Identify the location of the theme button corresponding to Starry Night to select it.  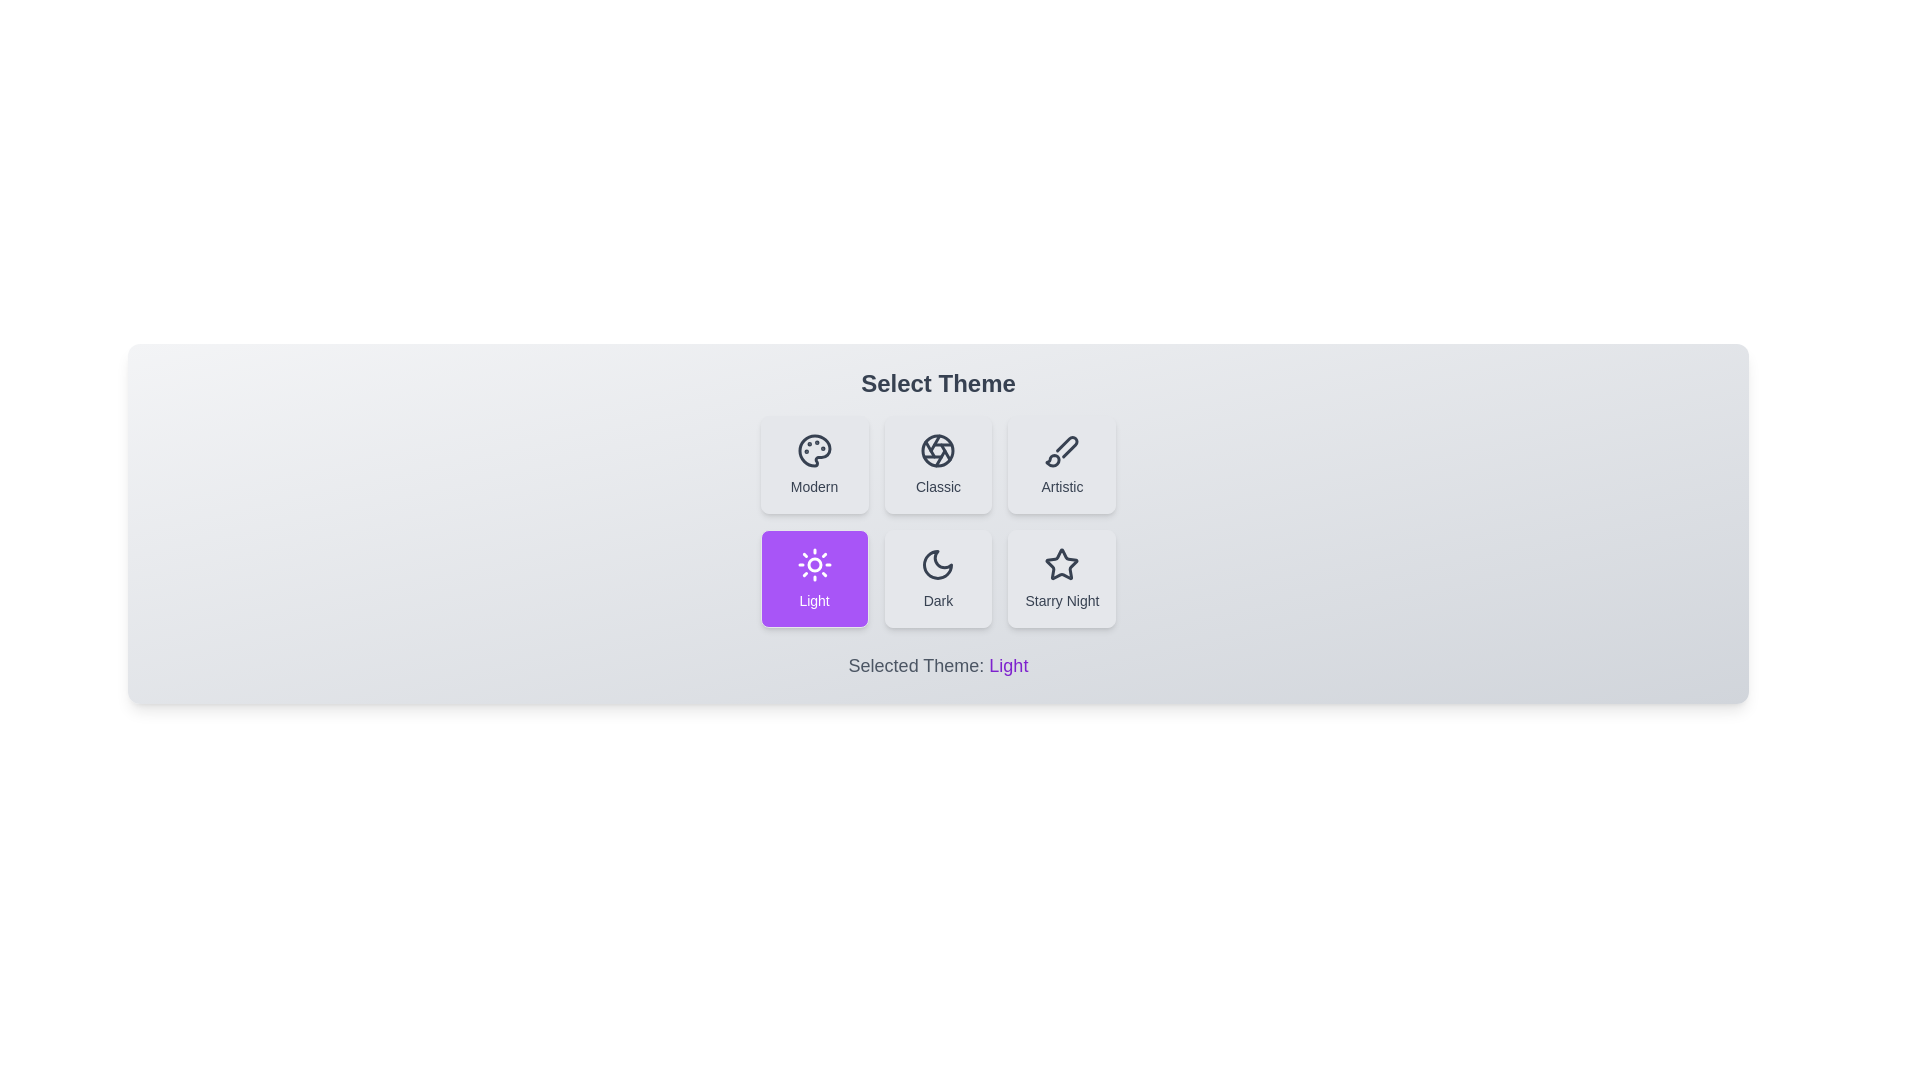
(1061, 578).